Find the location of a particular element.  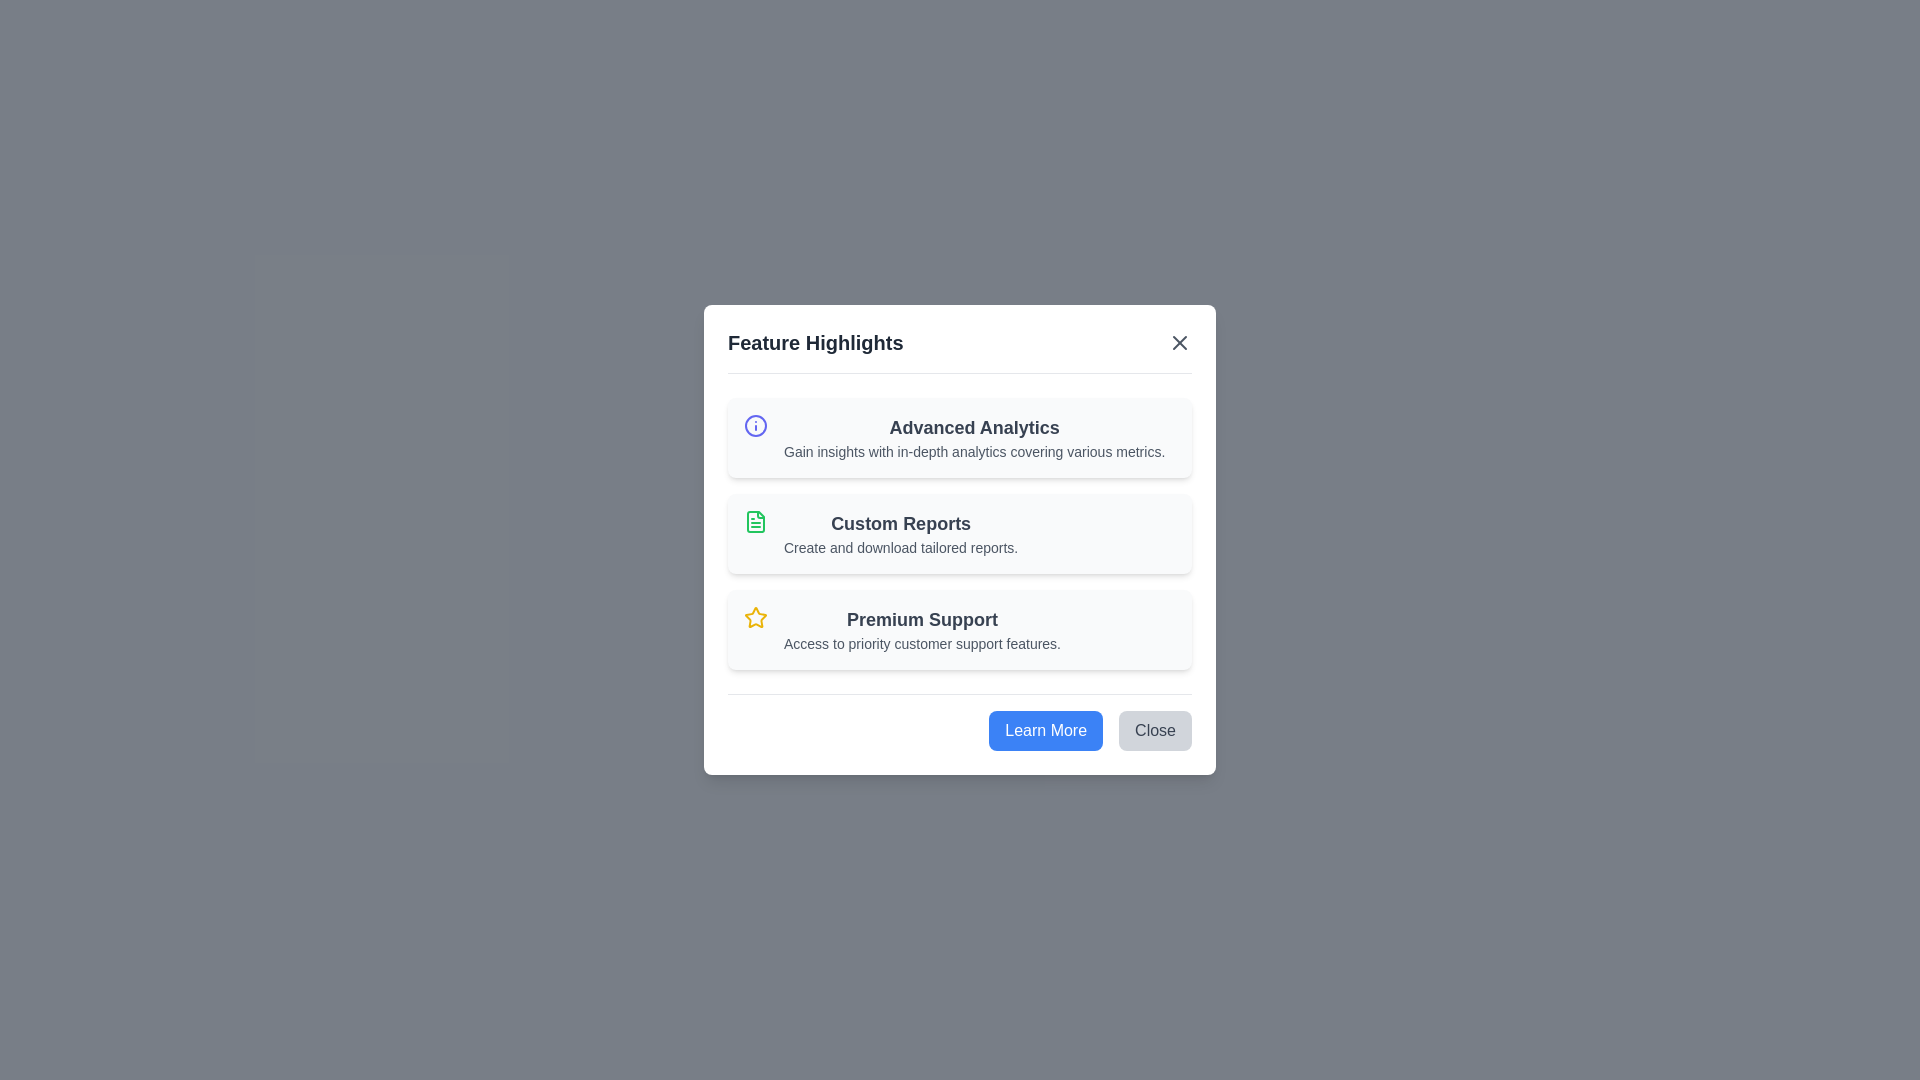

title 'Advanced Analytics' and description 'Gain insights with in-depth analytics covering various metrics.' from the Information card in the 'Feature Highlights' dialog box is located at coordinates (974, 437).